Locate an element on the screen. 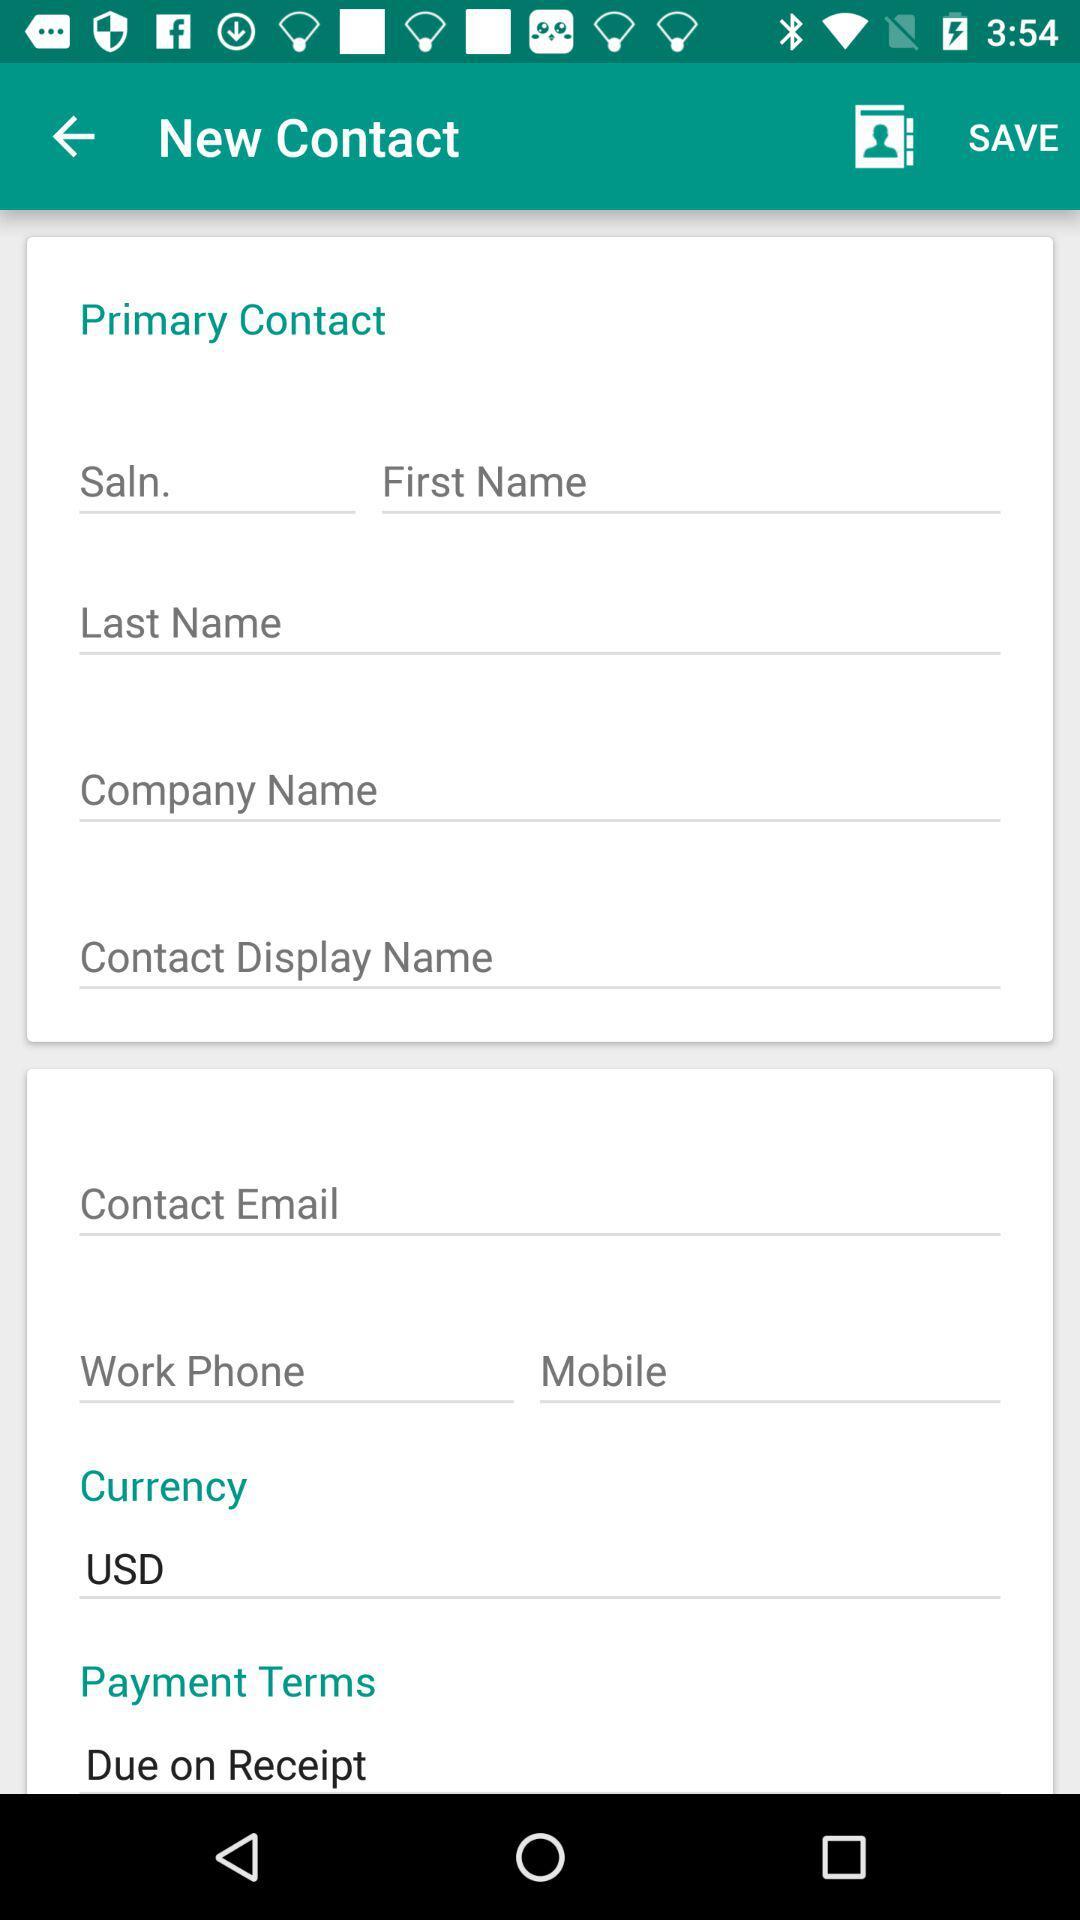  icon to the left of new contact item is located at coordinates (72, 135).